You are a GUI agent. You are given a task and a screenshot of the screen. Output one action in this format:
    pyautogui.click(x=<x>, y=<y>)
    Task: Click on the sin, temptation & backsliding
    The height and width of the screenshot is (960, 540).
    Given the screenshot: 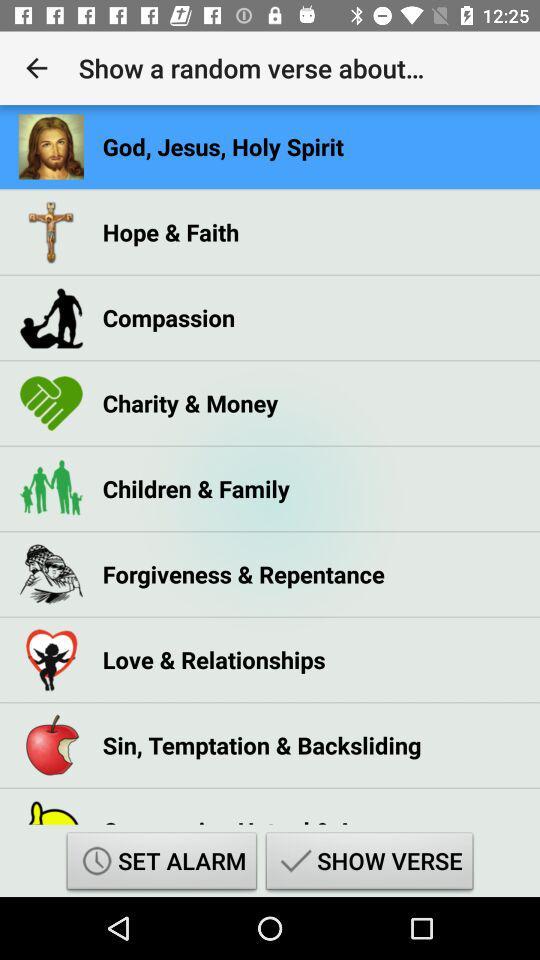 What is the action you would take?
    pyautogui.click(x=262, y=744)
    